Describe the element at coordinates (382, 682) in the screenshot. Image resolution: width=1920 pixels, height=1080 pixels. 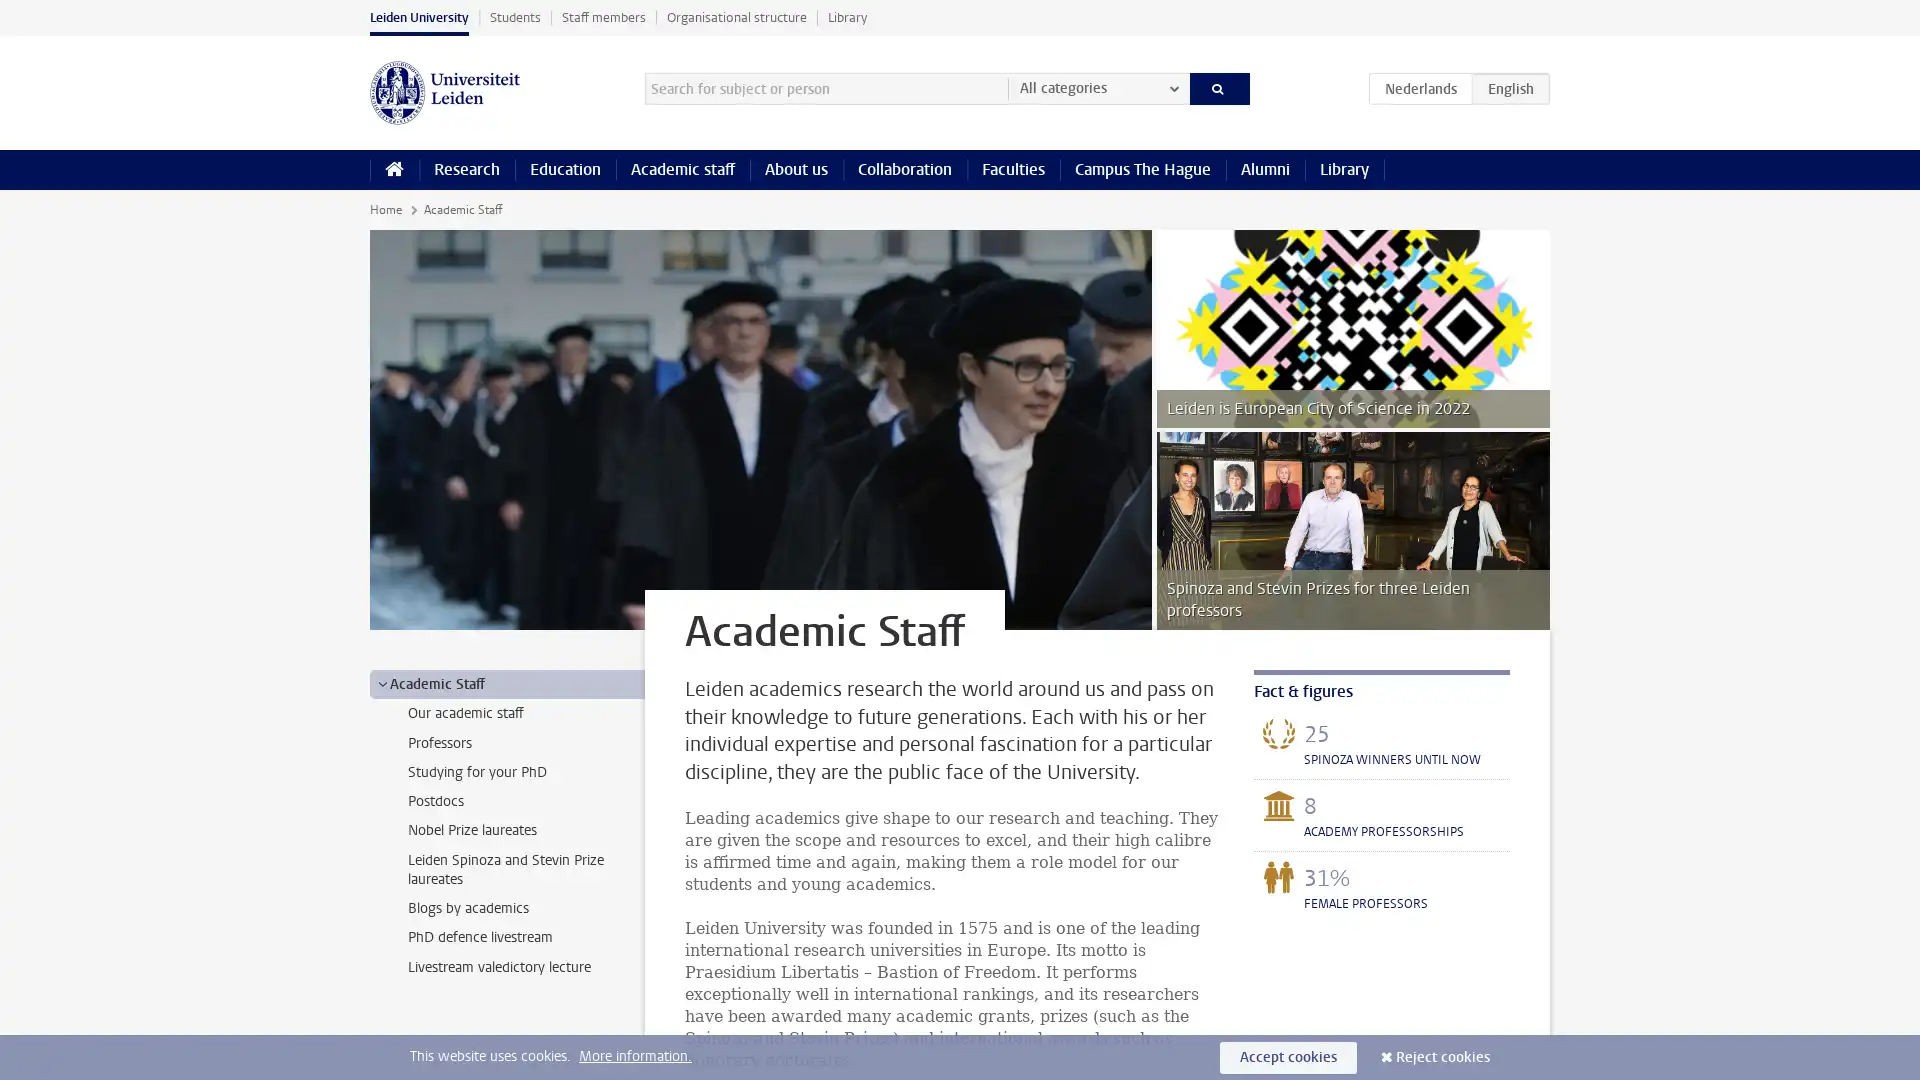
I see `>` at that location.